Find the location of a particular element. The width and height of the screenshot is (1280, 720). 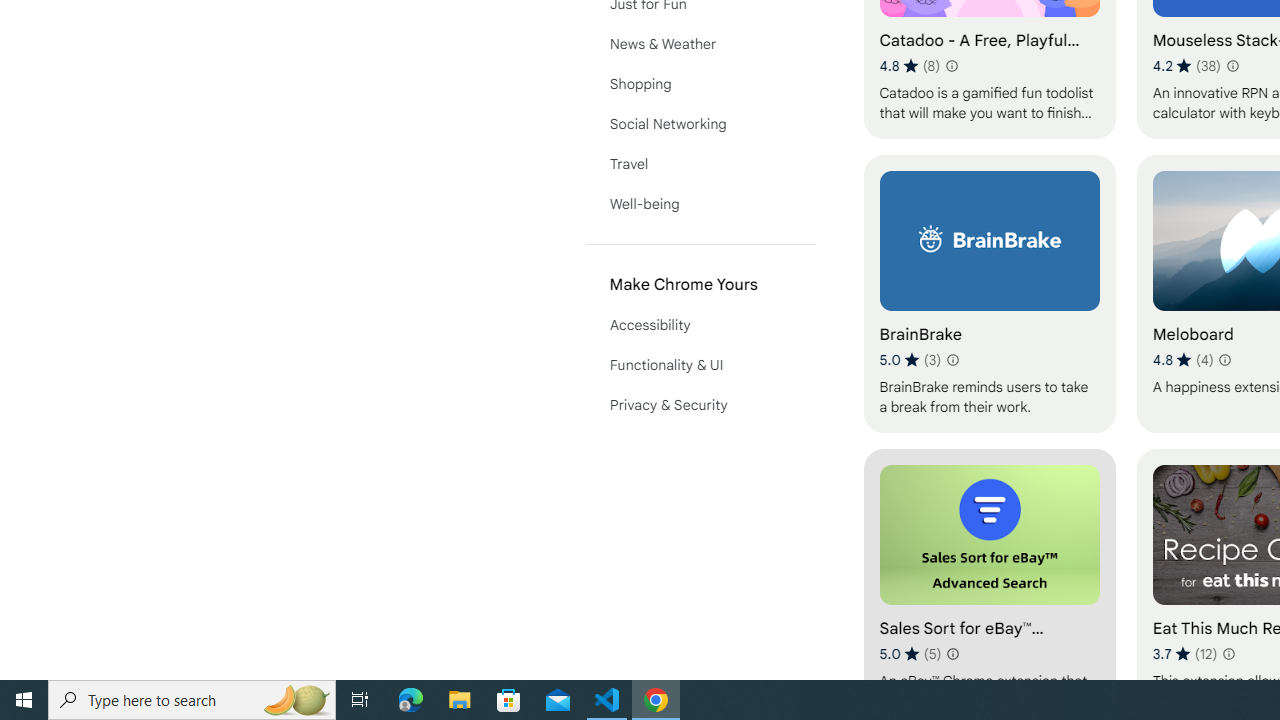

'News & Weather' is located at coordinates (700, 43).